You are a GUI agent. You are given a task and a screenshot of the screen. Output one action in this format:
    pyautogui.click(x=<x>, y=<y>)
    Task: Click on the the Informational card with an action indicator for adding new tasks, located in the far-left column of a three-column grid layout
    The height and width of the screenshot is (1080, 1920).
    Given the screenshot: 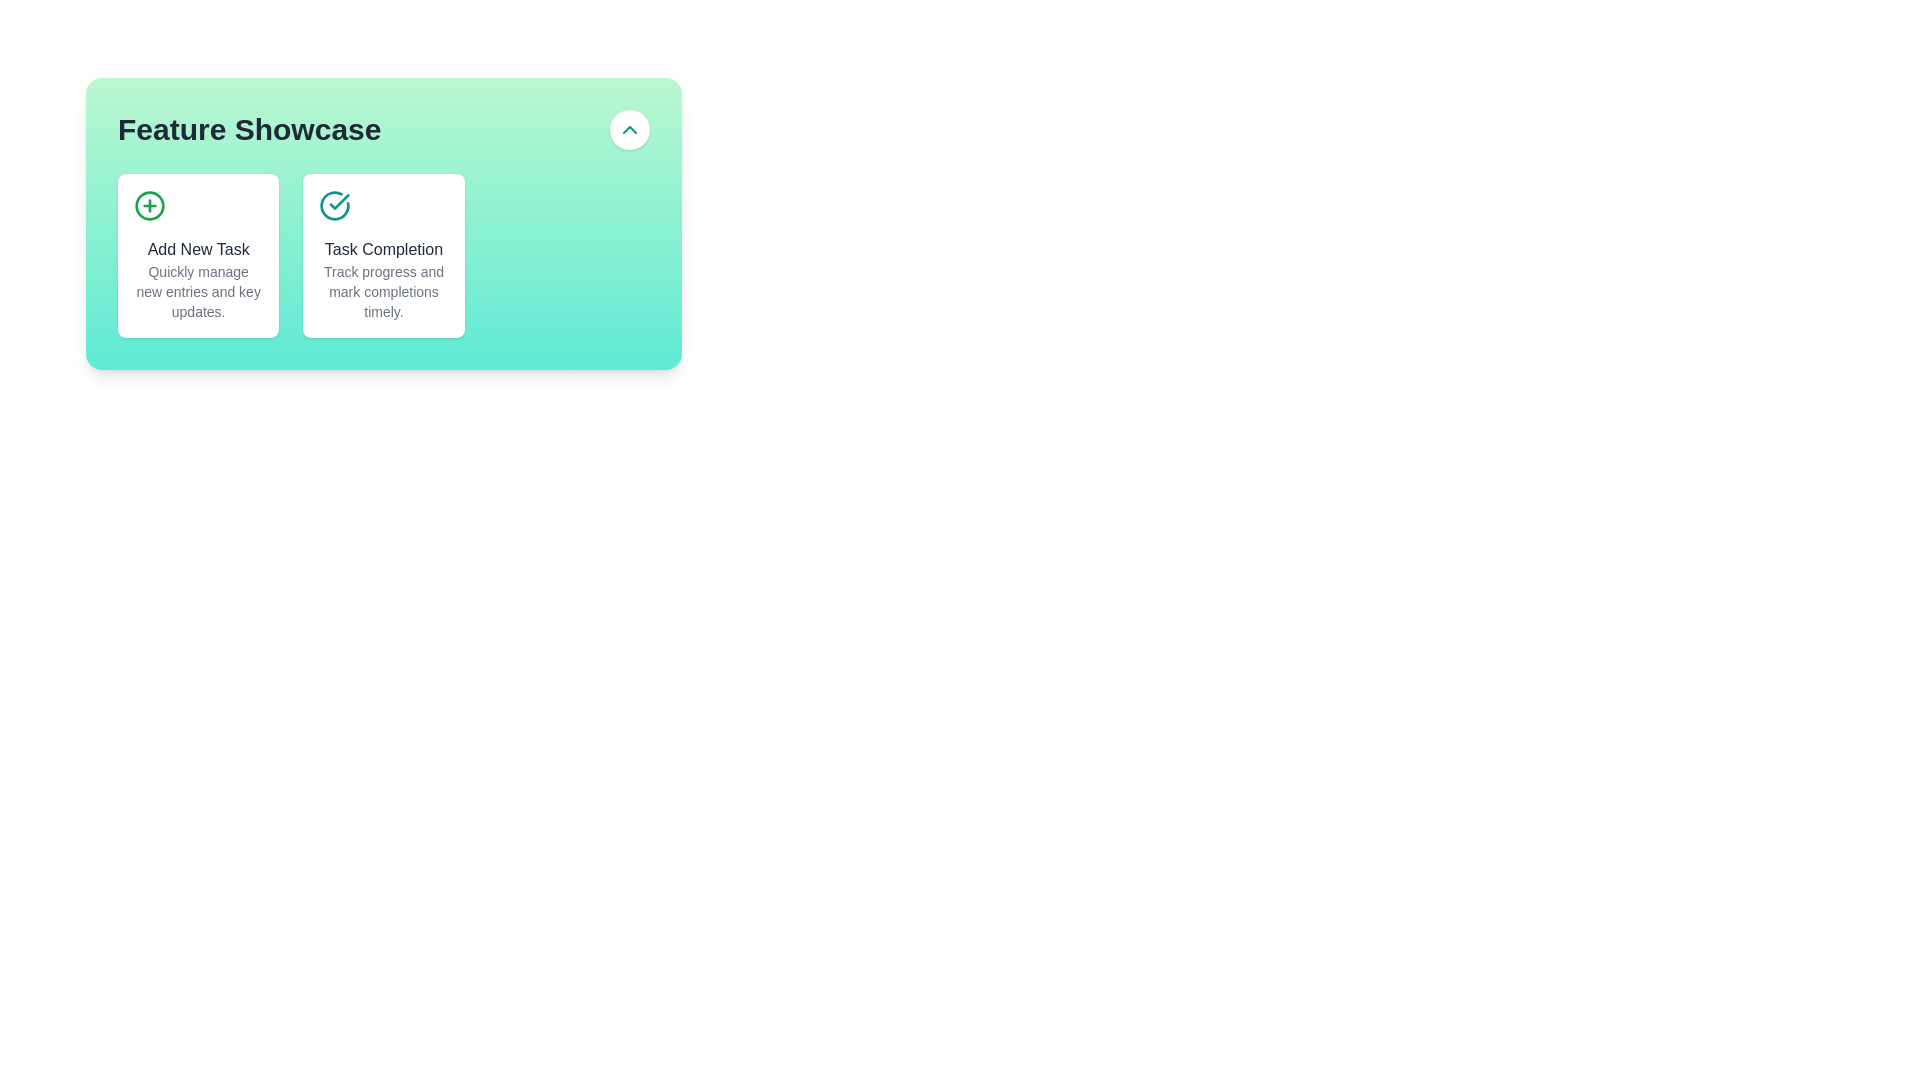 What is the action you would take?
    pyautogui.click(x=198, y=254)
    